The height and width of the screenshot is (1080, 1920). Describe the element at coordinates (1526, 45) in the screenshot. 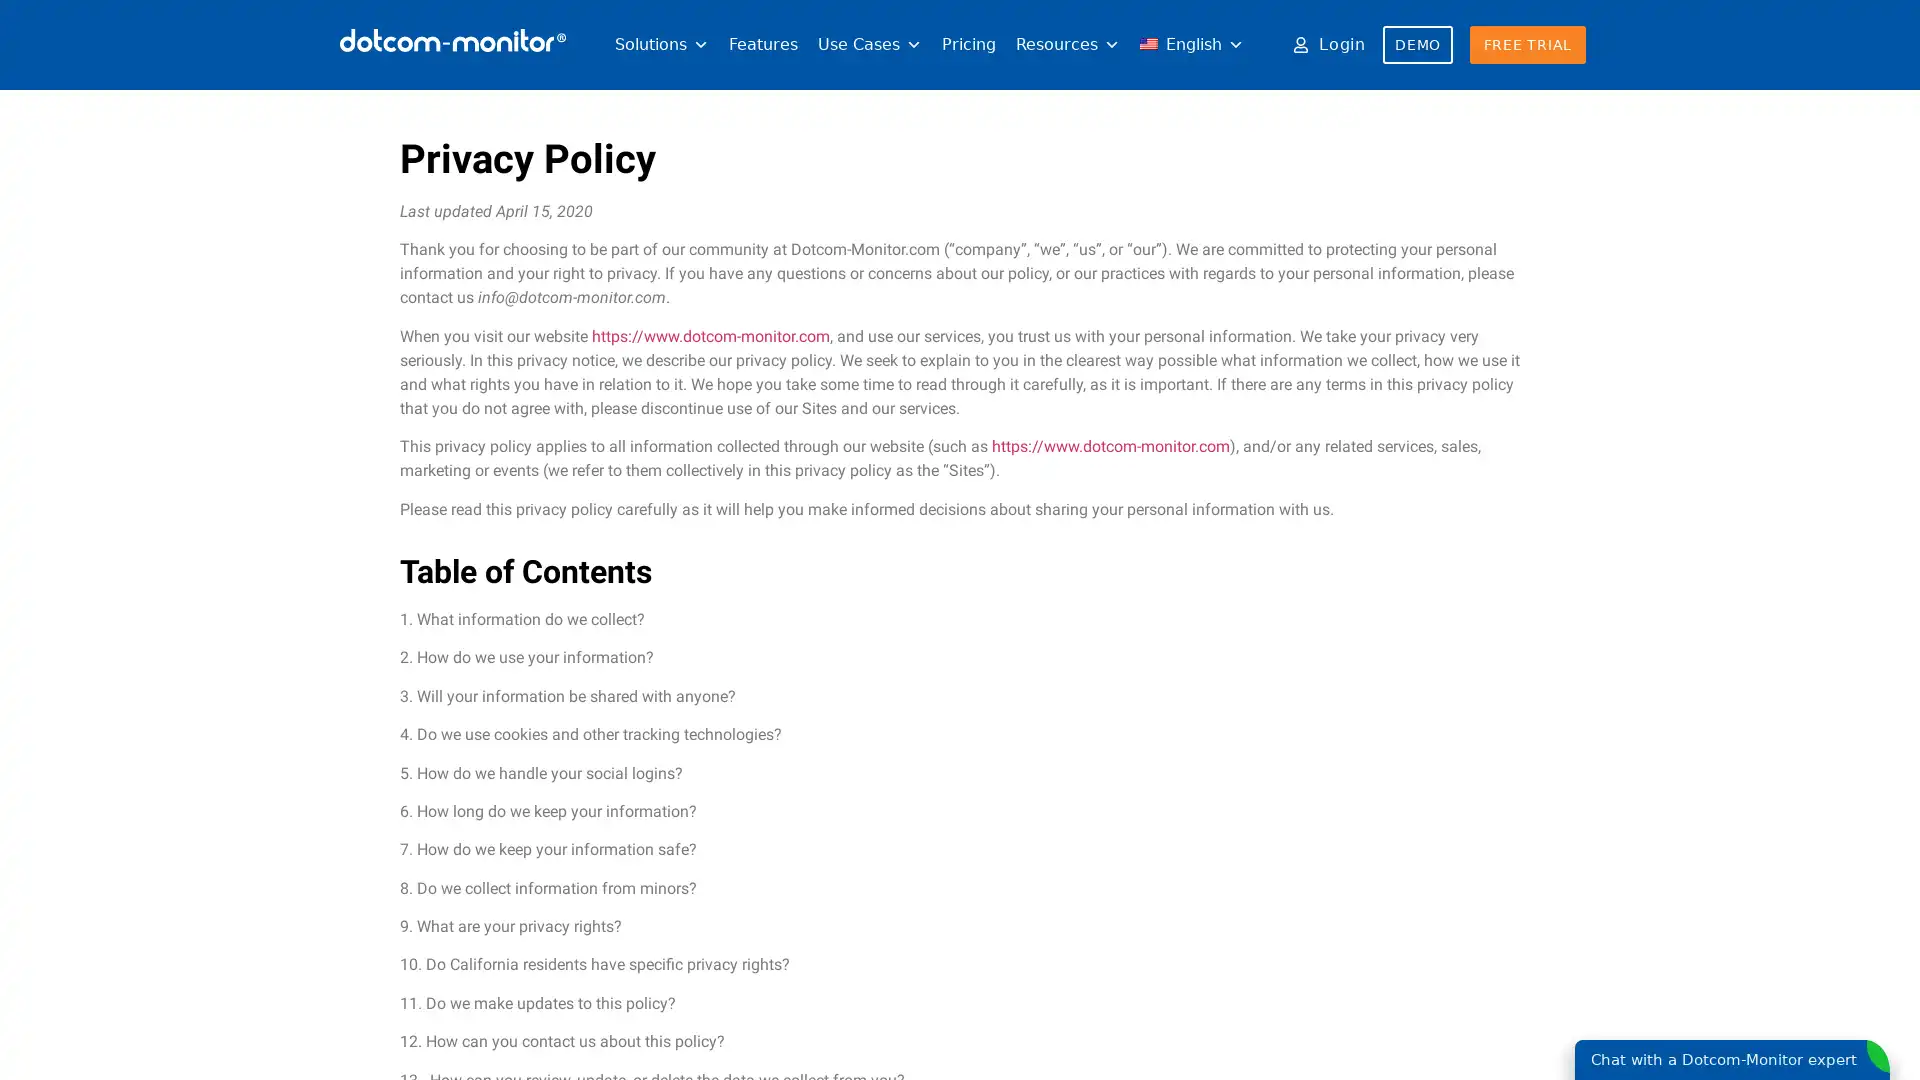

I see `FREE TRIAL` at that location.